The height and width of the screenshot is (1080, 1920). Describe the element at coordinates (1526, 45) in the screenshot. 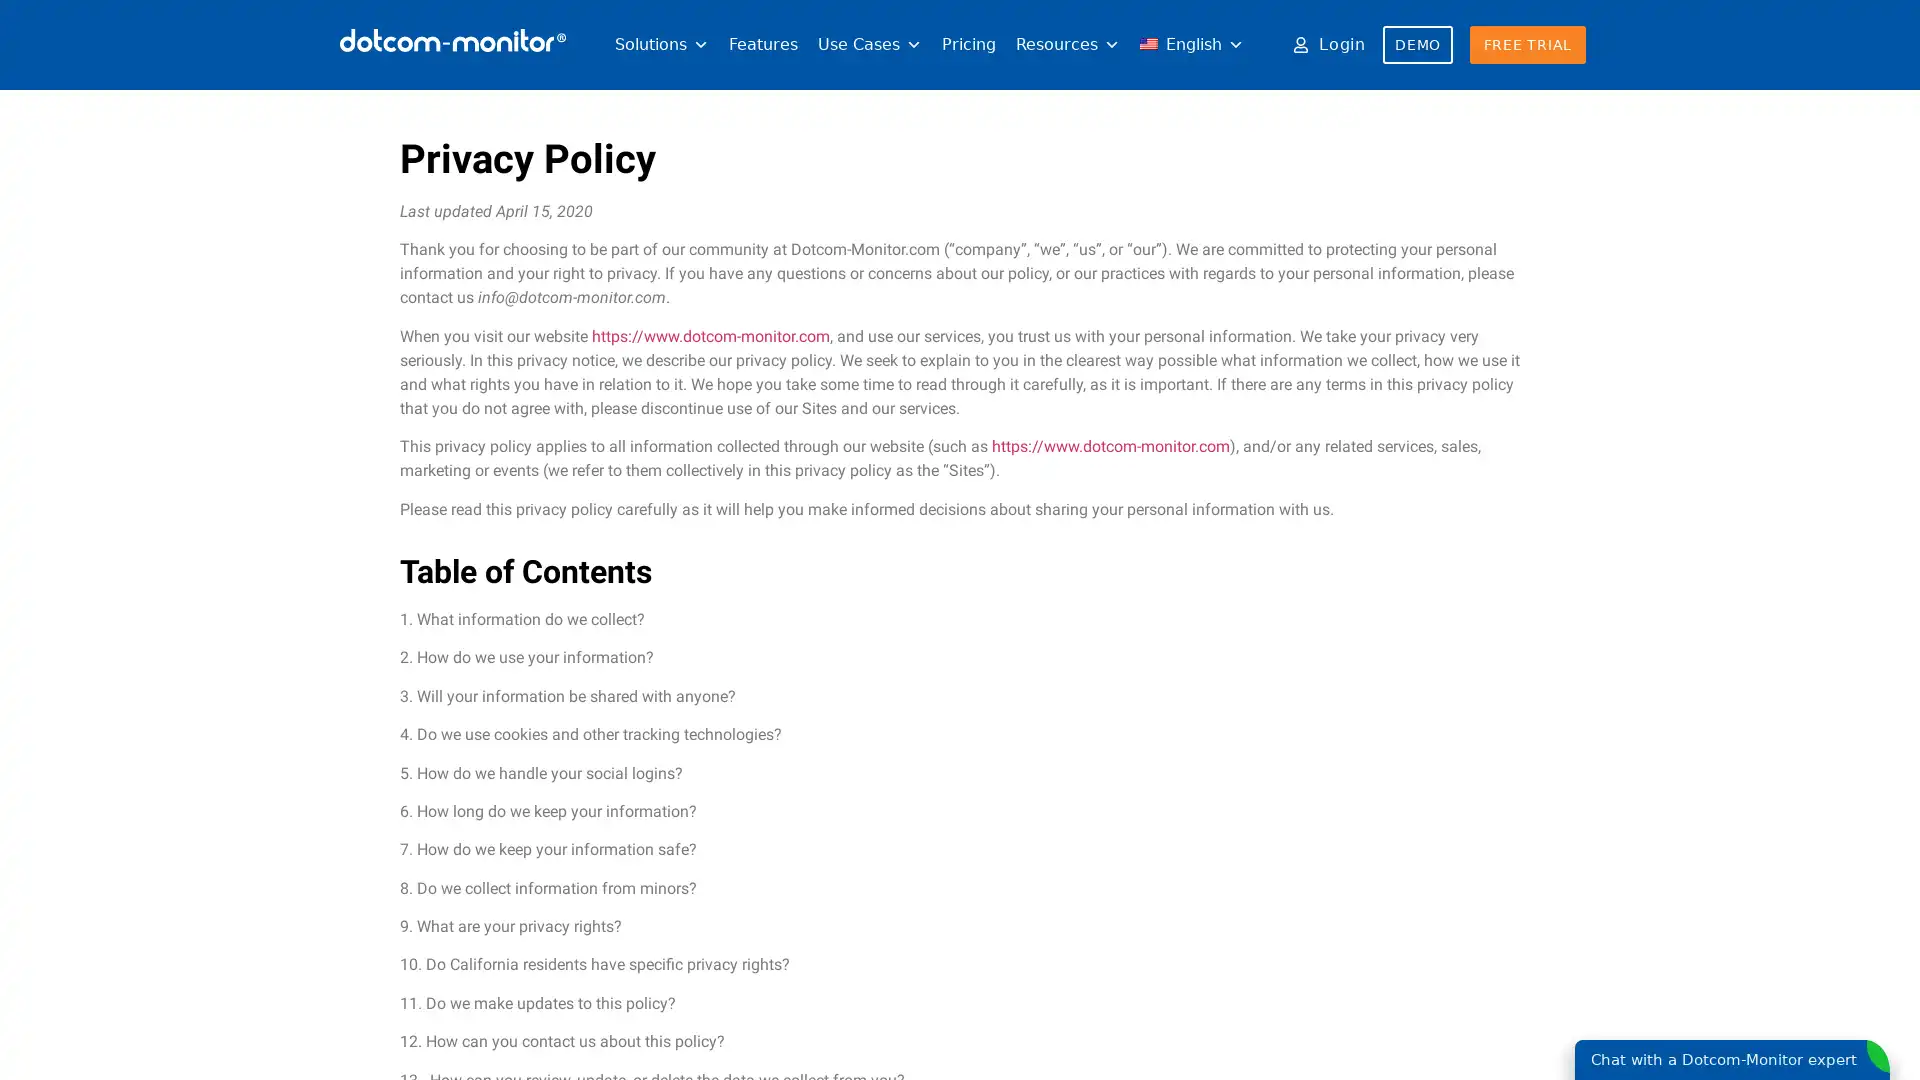

I see `FREE TRIAL` at that location.